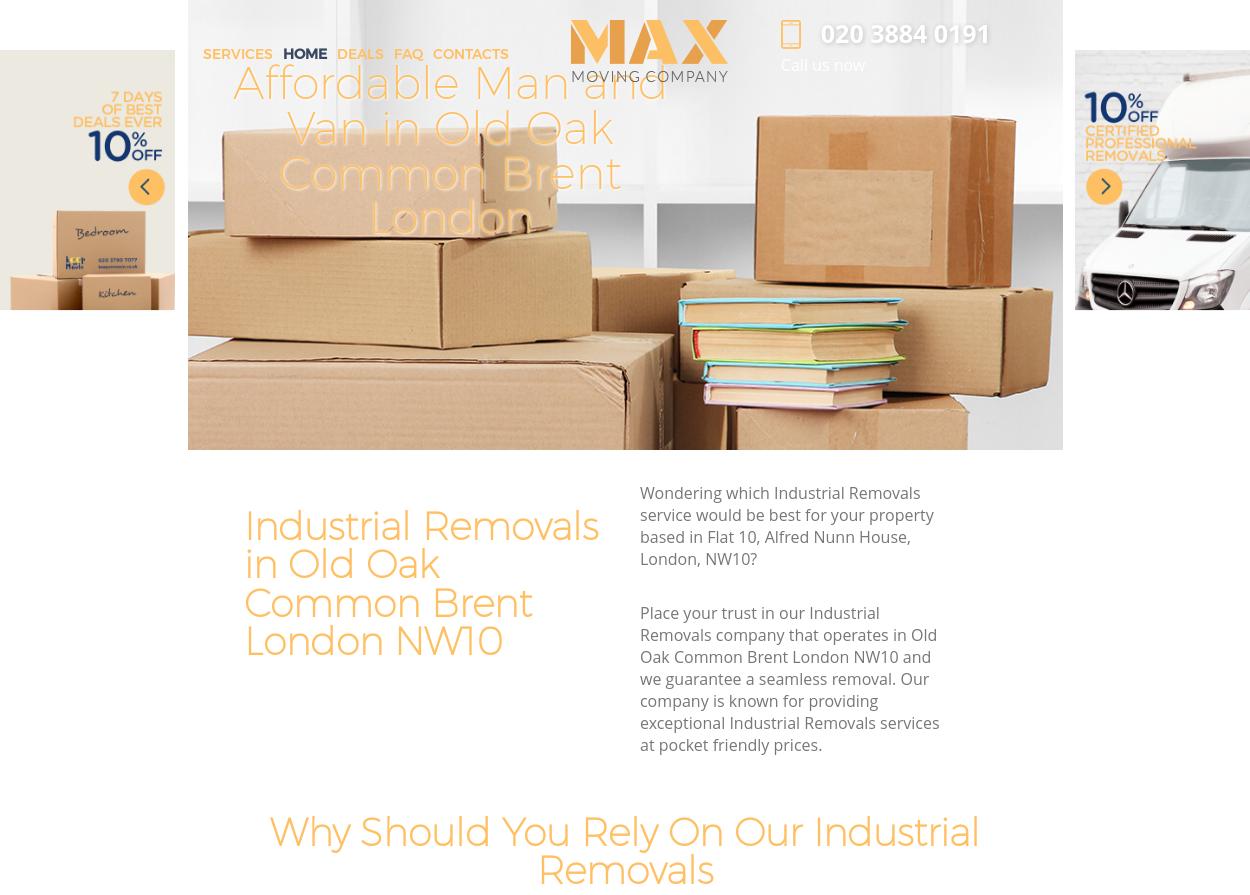  Describe the element at coordinates (821, 63) in the screenshot. I see `'Call us now'` at that location.